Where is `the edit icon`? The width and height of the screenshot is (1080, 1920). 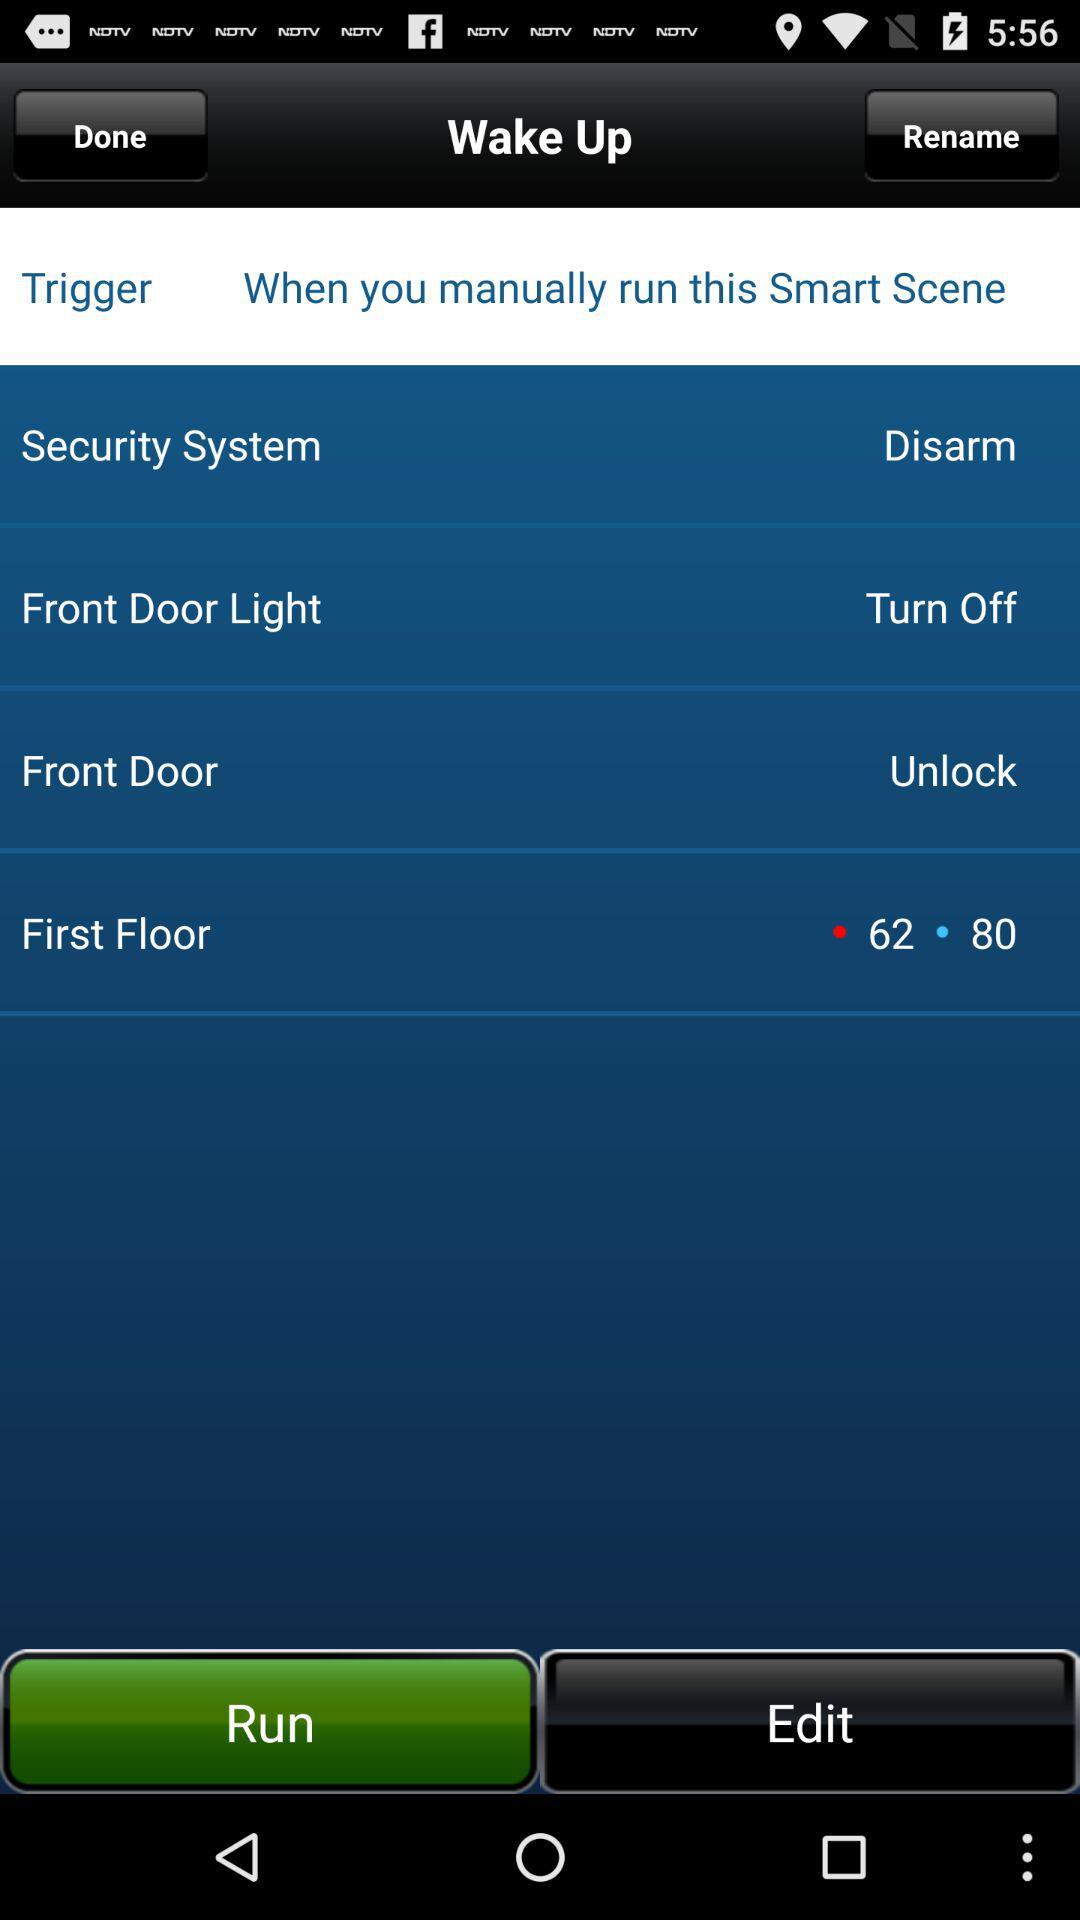 the edit icon is located at coordinates (810, 1720).